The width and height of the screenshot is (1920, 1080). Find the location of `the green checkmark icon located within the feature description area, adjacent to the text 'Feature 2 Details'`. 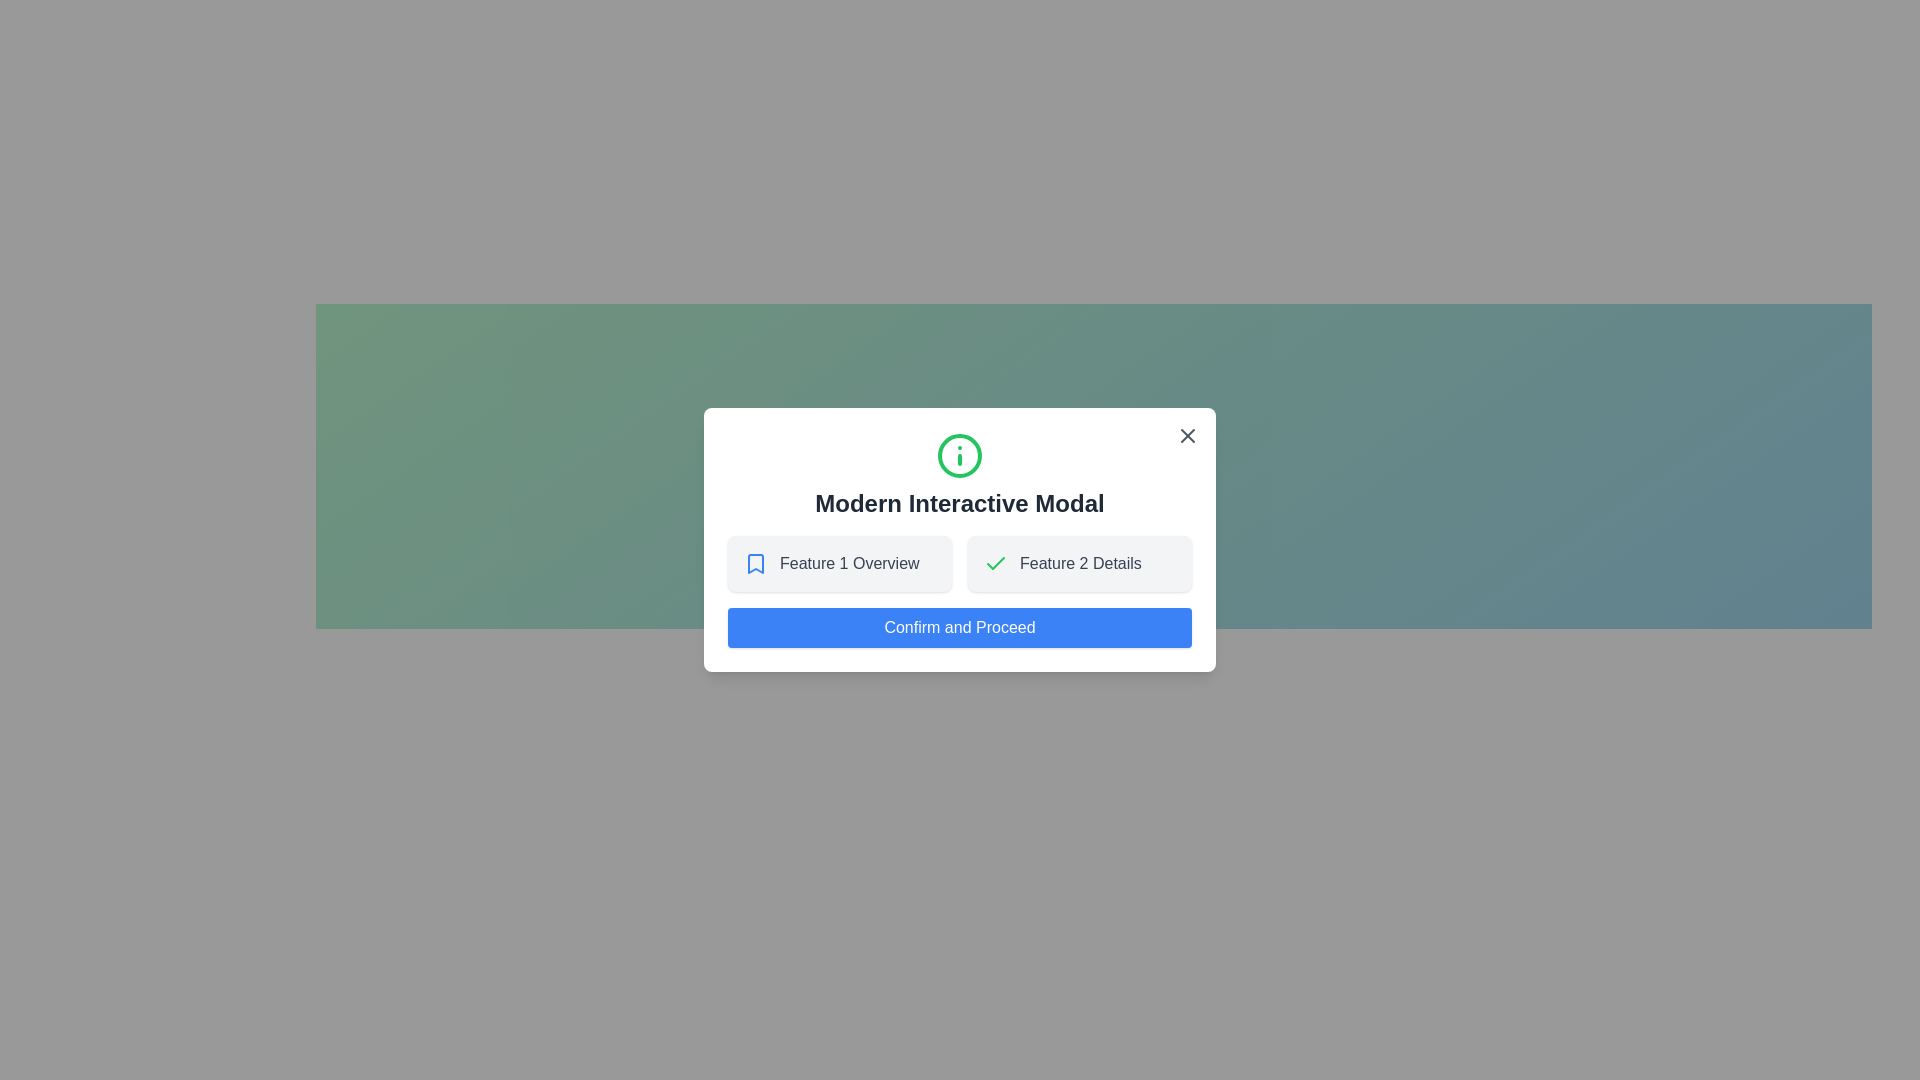

the green checkmark icon located within the feature description area, adjacent to the text 'Feature 2 Details' is located at coordinates (996, 563).